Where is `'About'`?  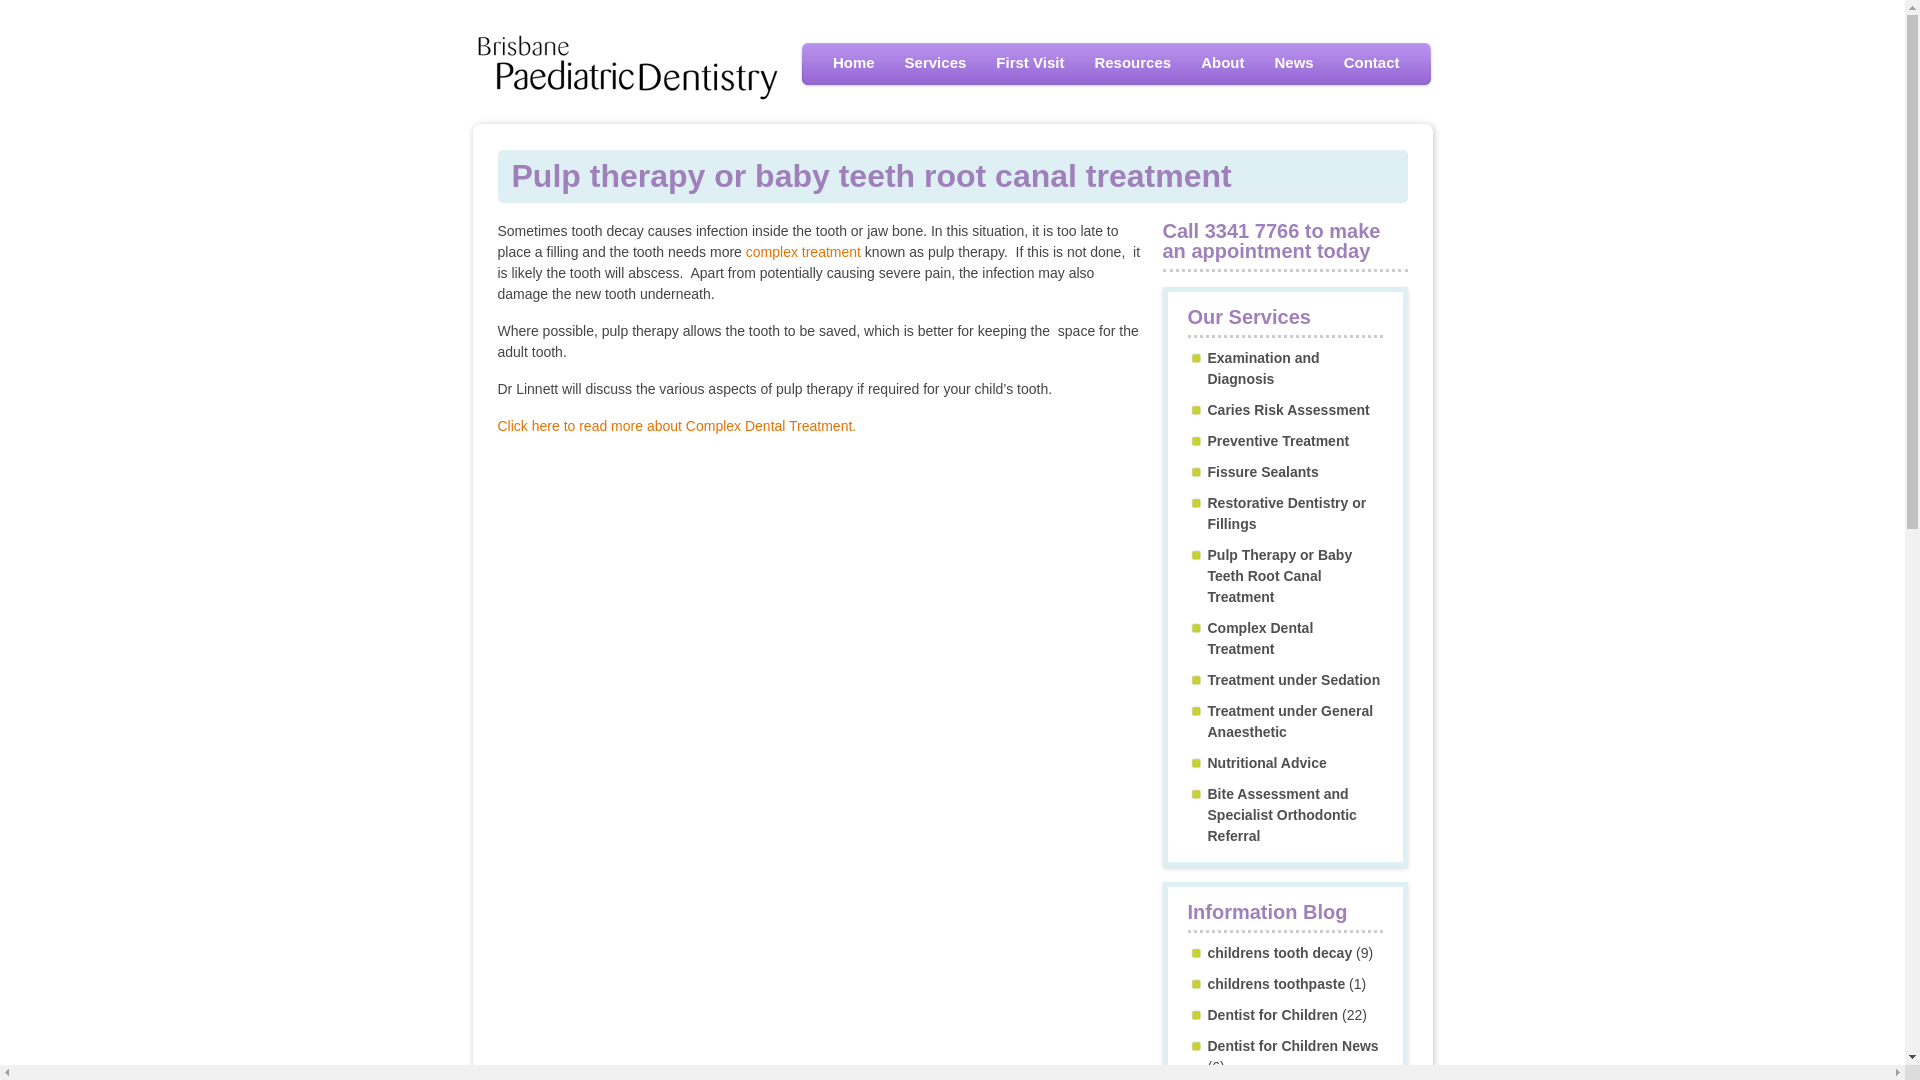
'About' is located at coordinates (1221, 61).